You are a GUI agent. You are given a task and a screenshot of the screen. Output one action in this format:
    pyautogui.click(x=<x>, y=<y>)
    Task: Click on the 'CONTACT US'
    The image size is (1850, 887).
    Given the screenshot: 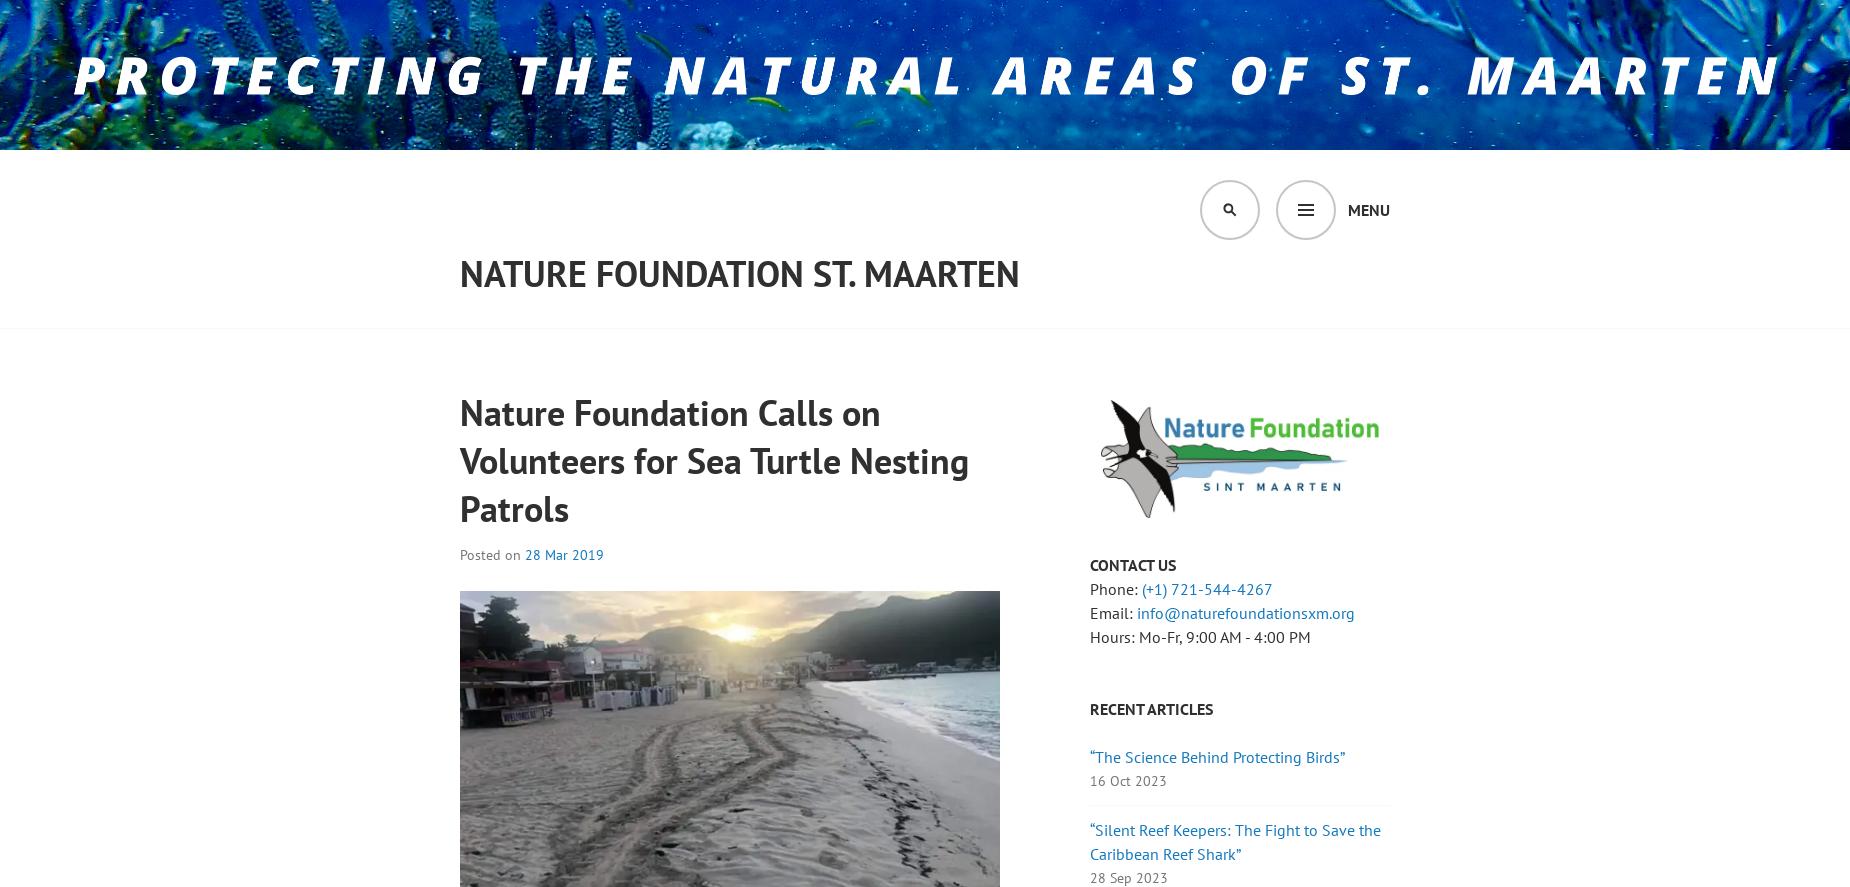 What is the action you would take?
    pyautogui.click(x=1131, y=564)
    